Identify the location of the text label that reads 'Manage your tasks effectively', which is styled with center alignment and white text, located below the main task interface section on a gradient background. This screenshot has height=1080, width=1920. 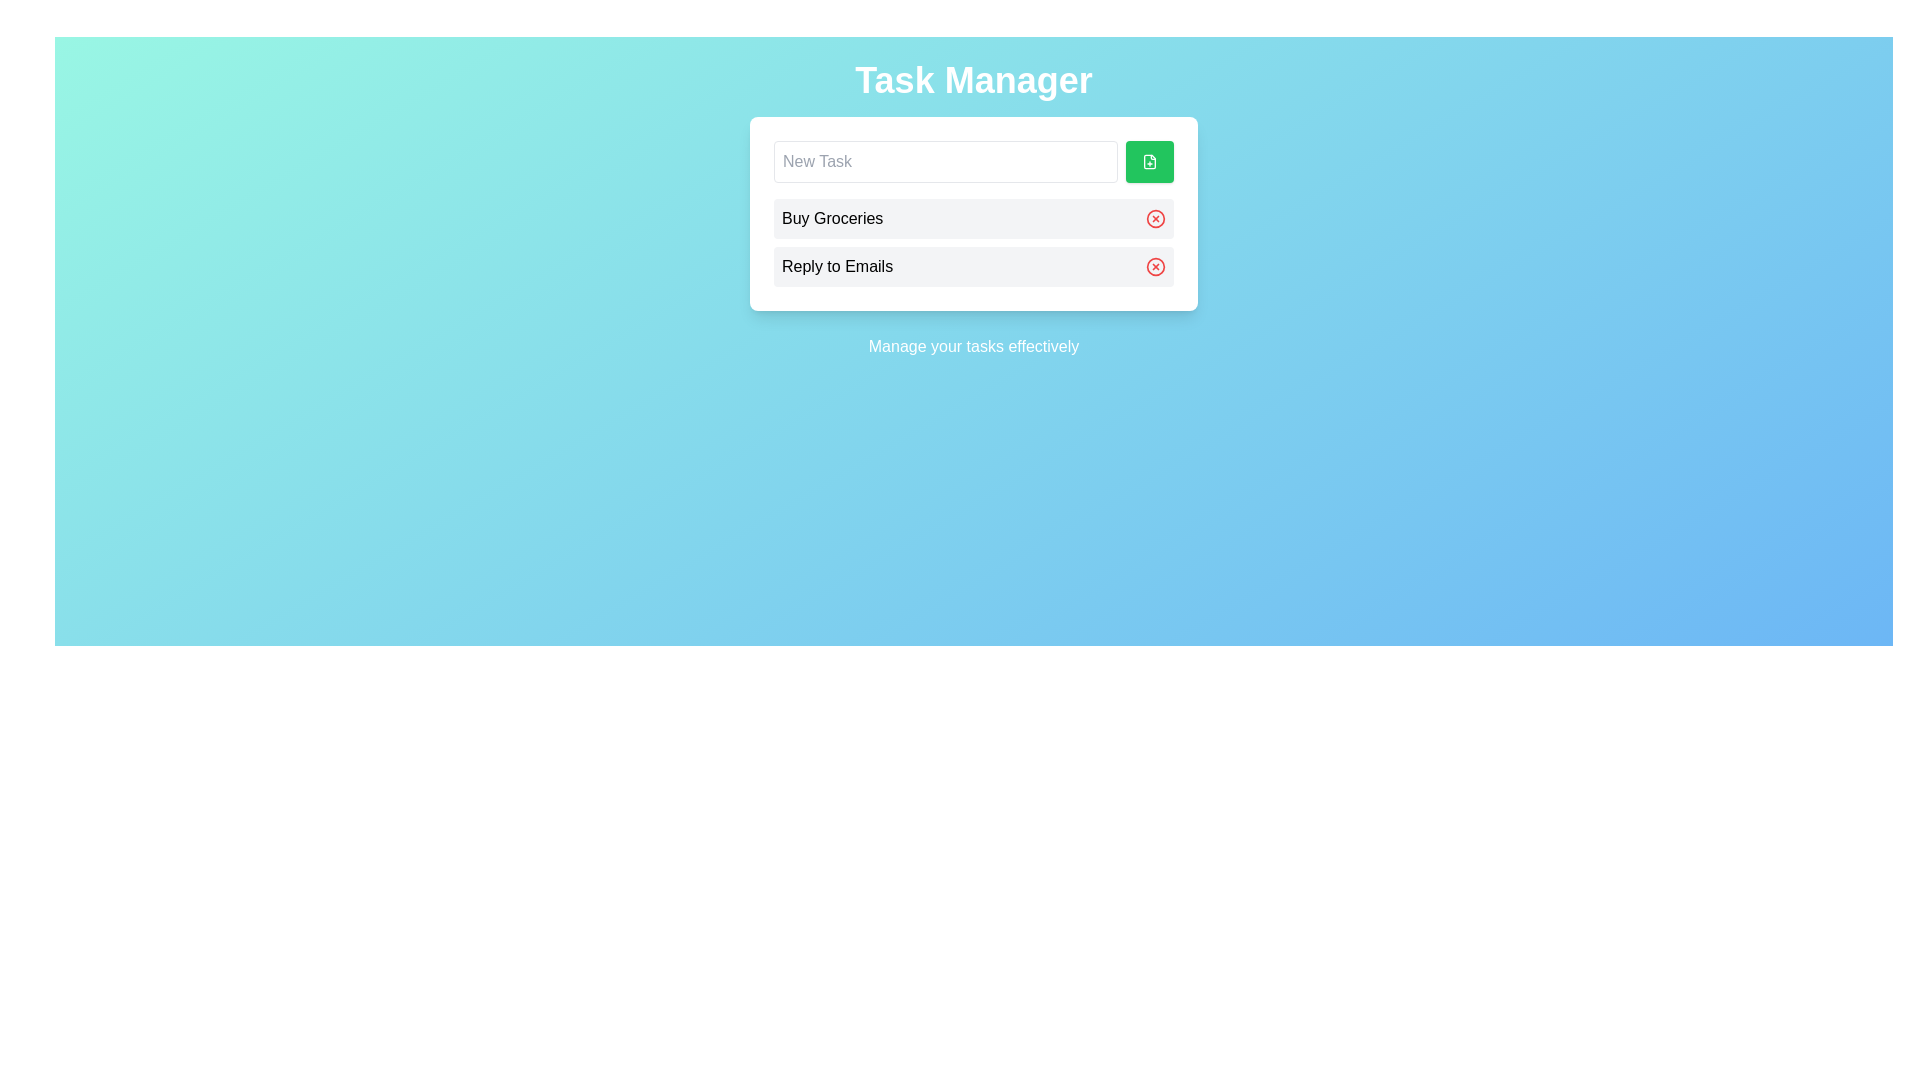
(974, 346).